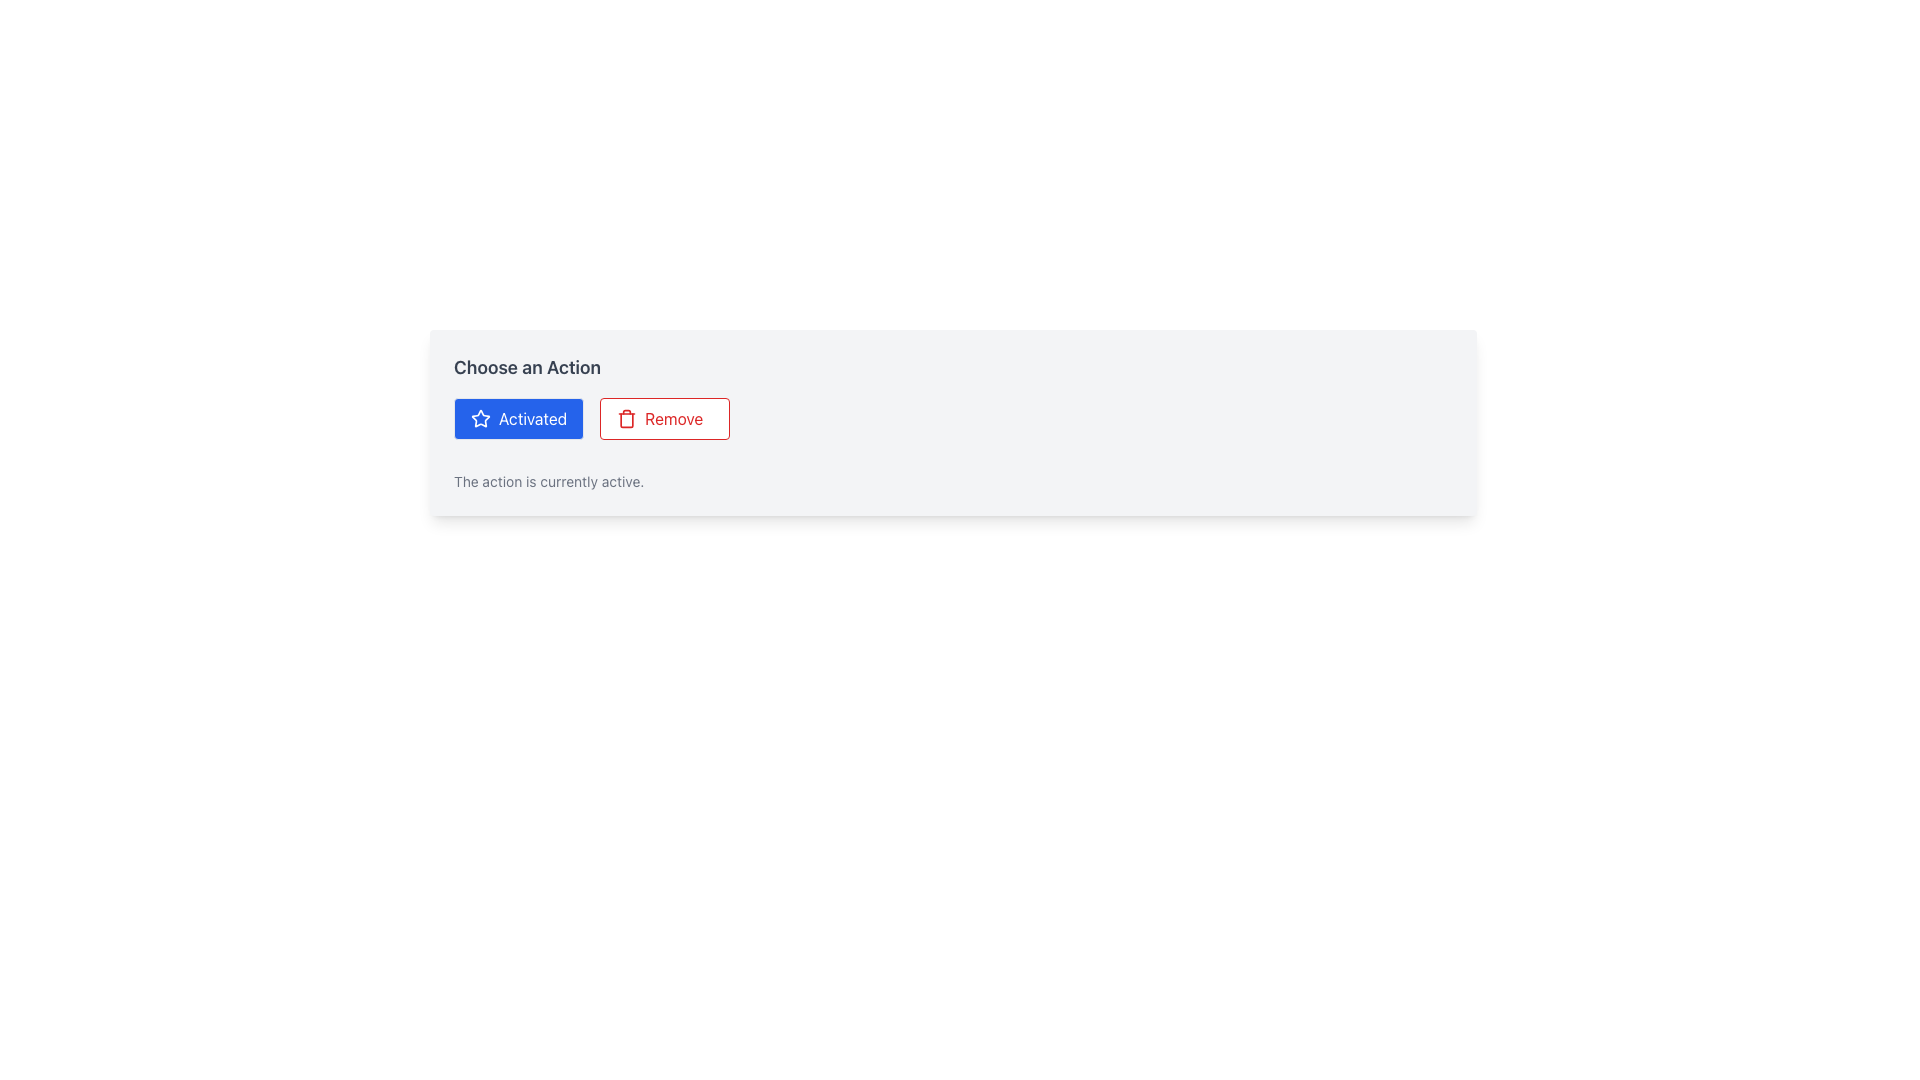 The width and height of the screenshot is (1920, 1080). I want to click on the star-shaped SVG graphic icon, which is styled in blue and positioned within the blue 'Activated' button, so click(480, 417).